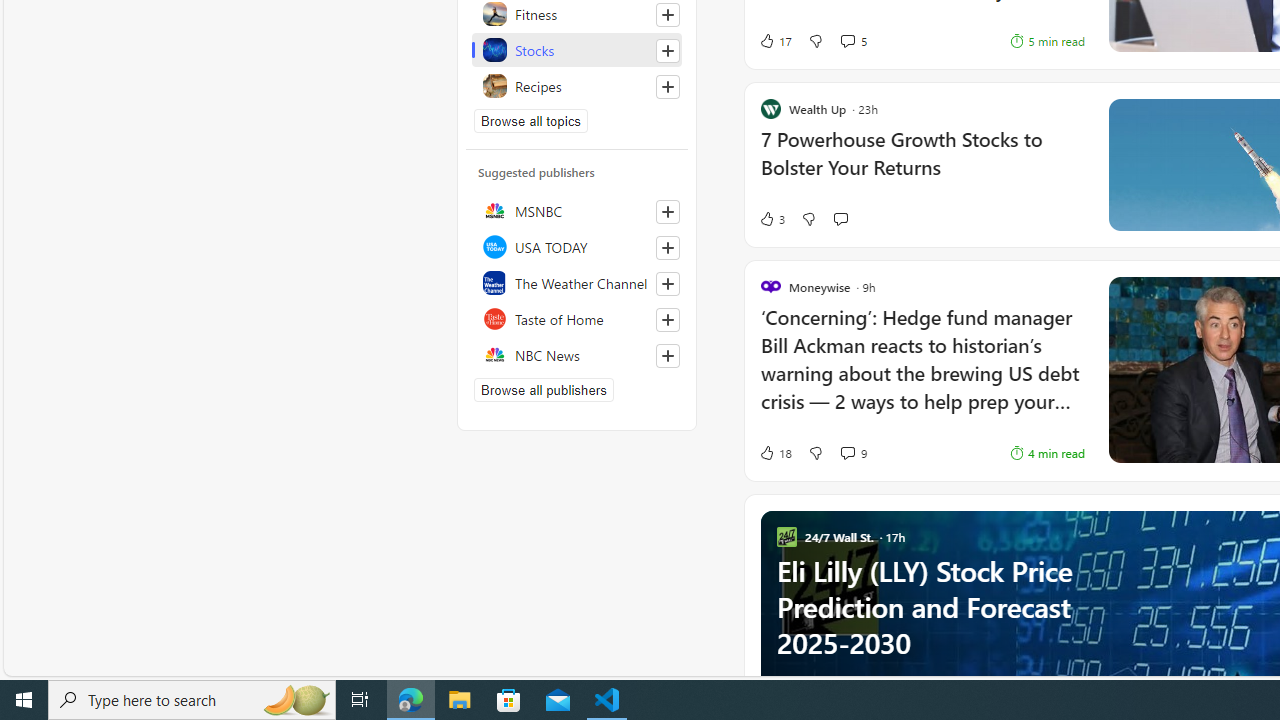 Image resolution: width=1280 pixels, height=720 pixels. Describe the element at coordinates (576, 49) in the screenshot. I see `'Stocks'` at that location.